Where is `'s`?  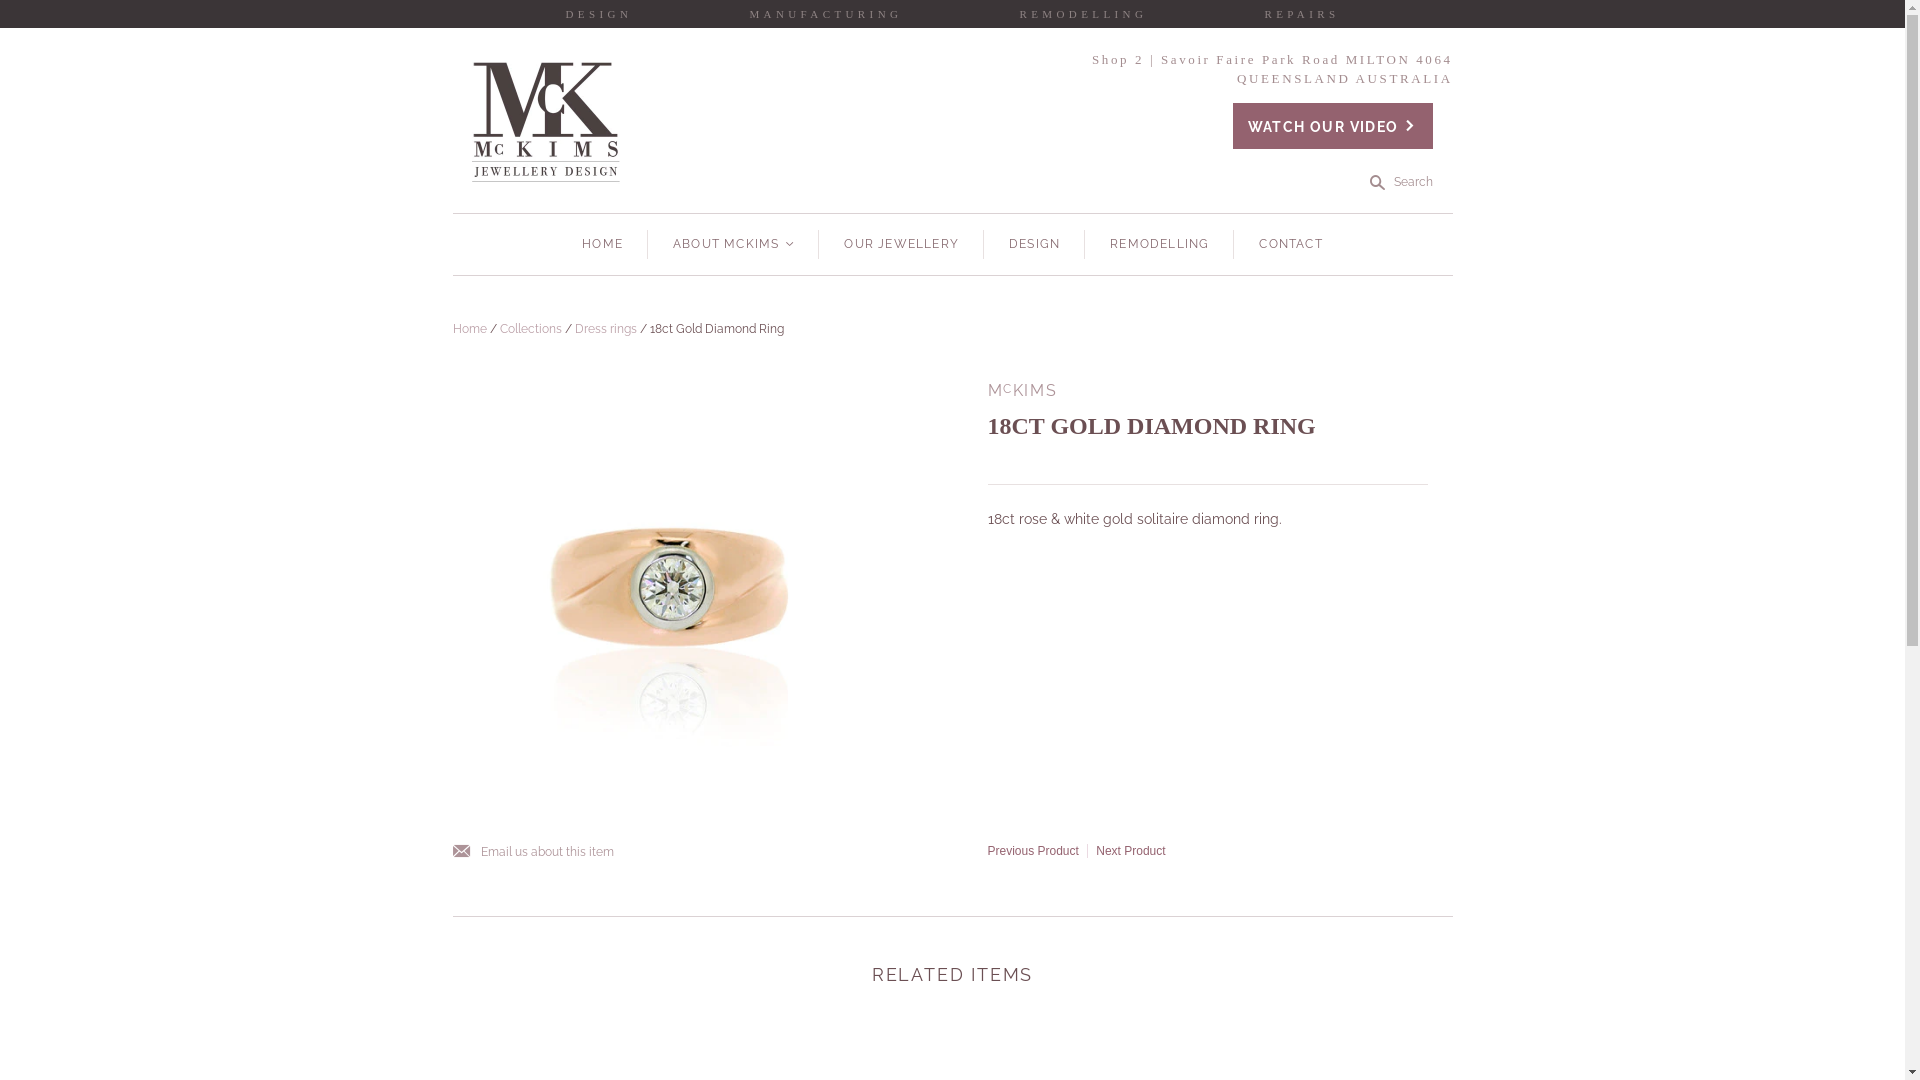 's is located at coordinates (1400, 182).